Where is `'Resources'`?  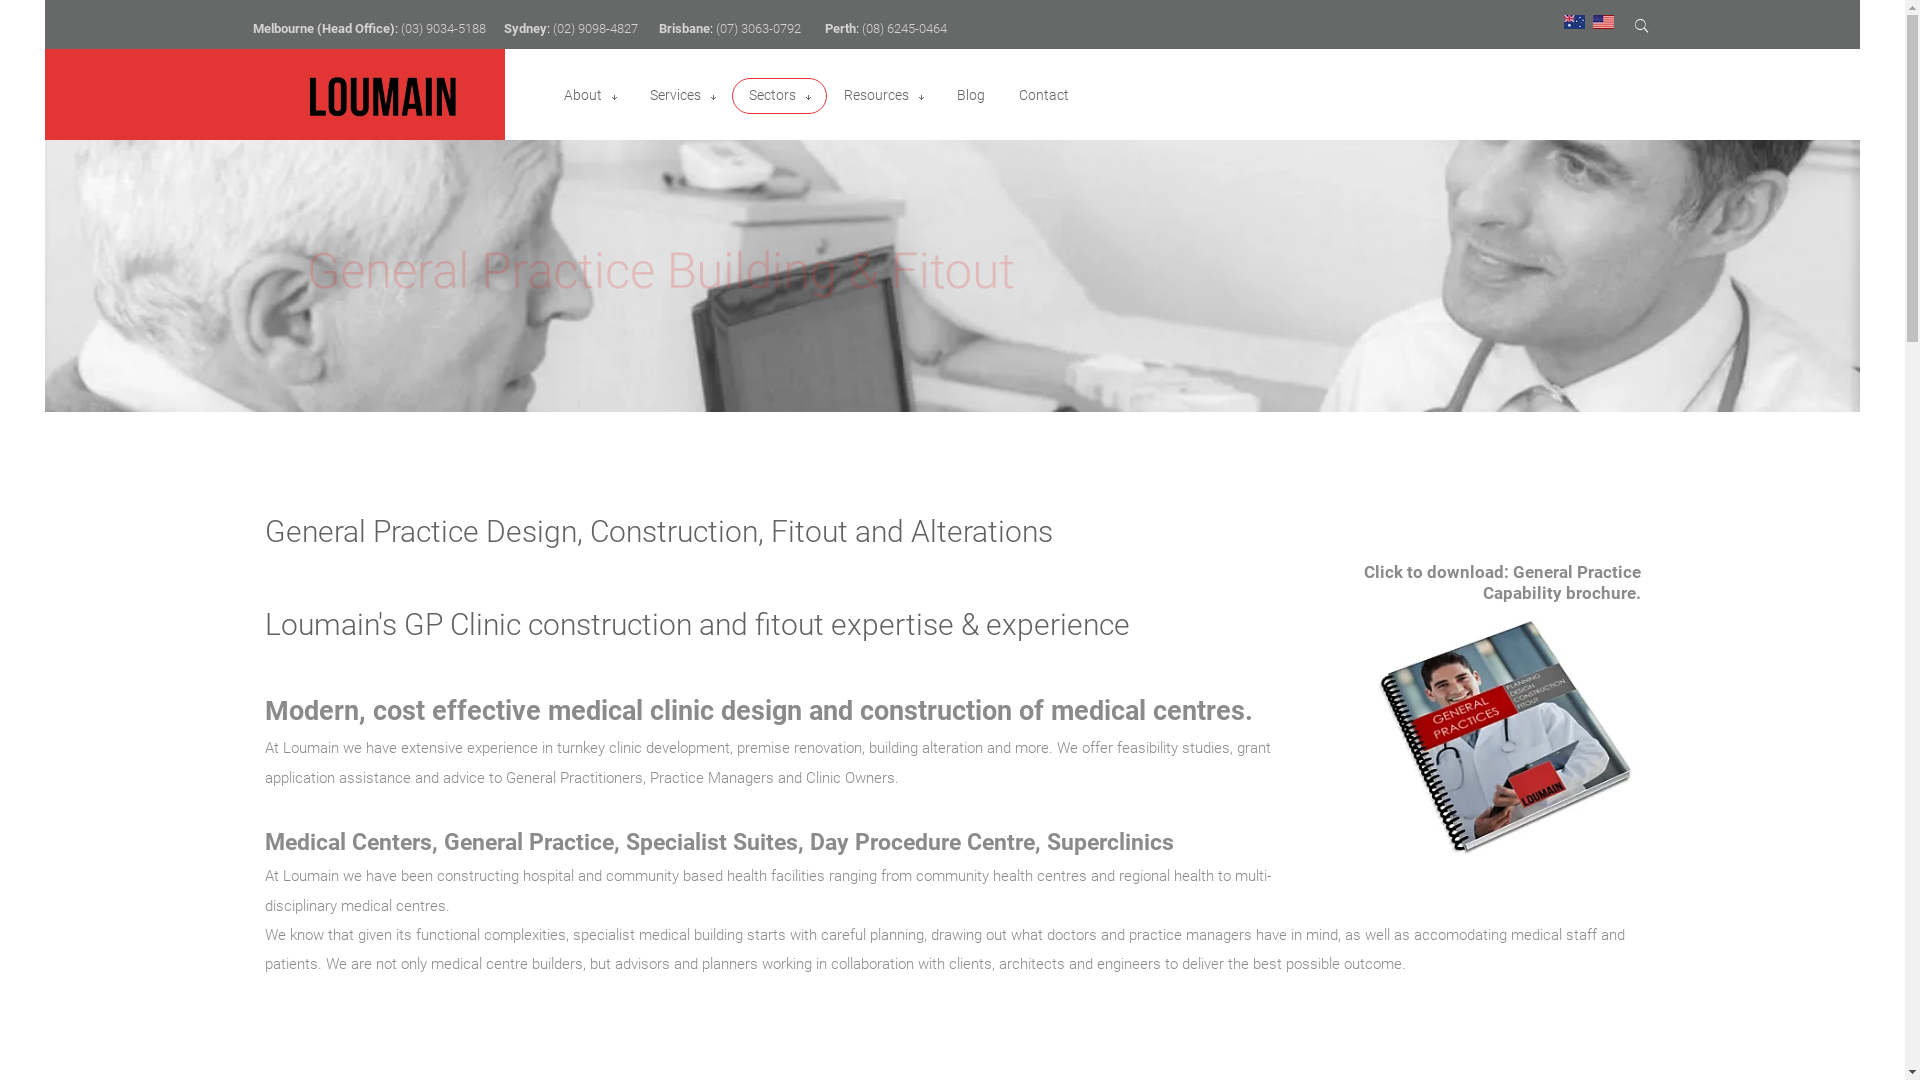 'Resources' is located at coordinates (882, 95).